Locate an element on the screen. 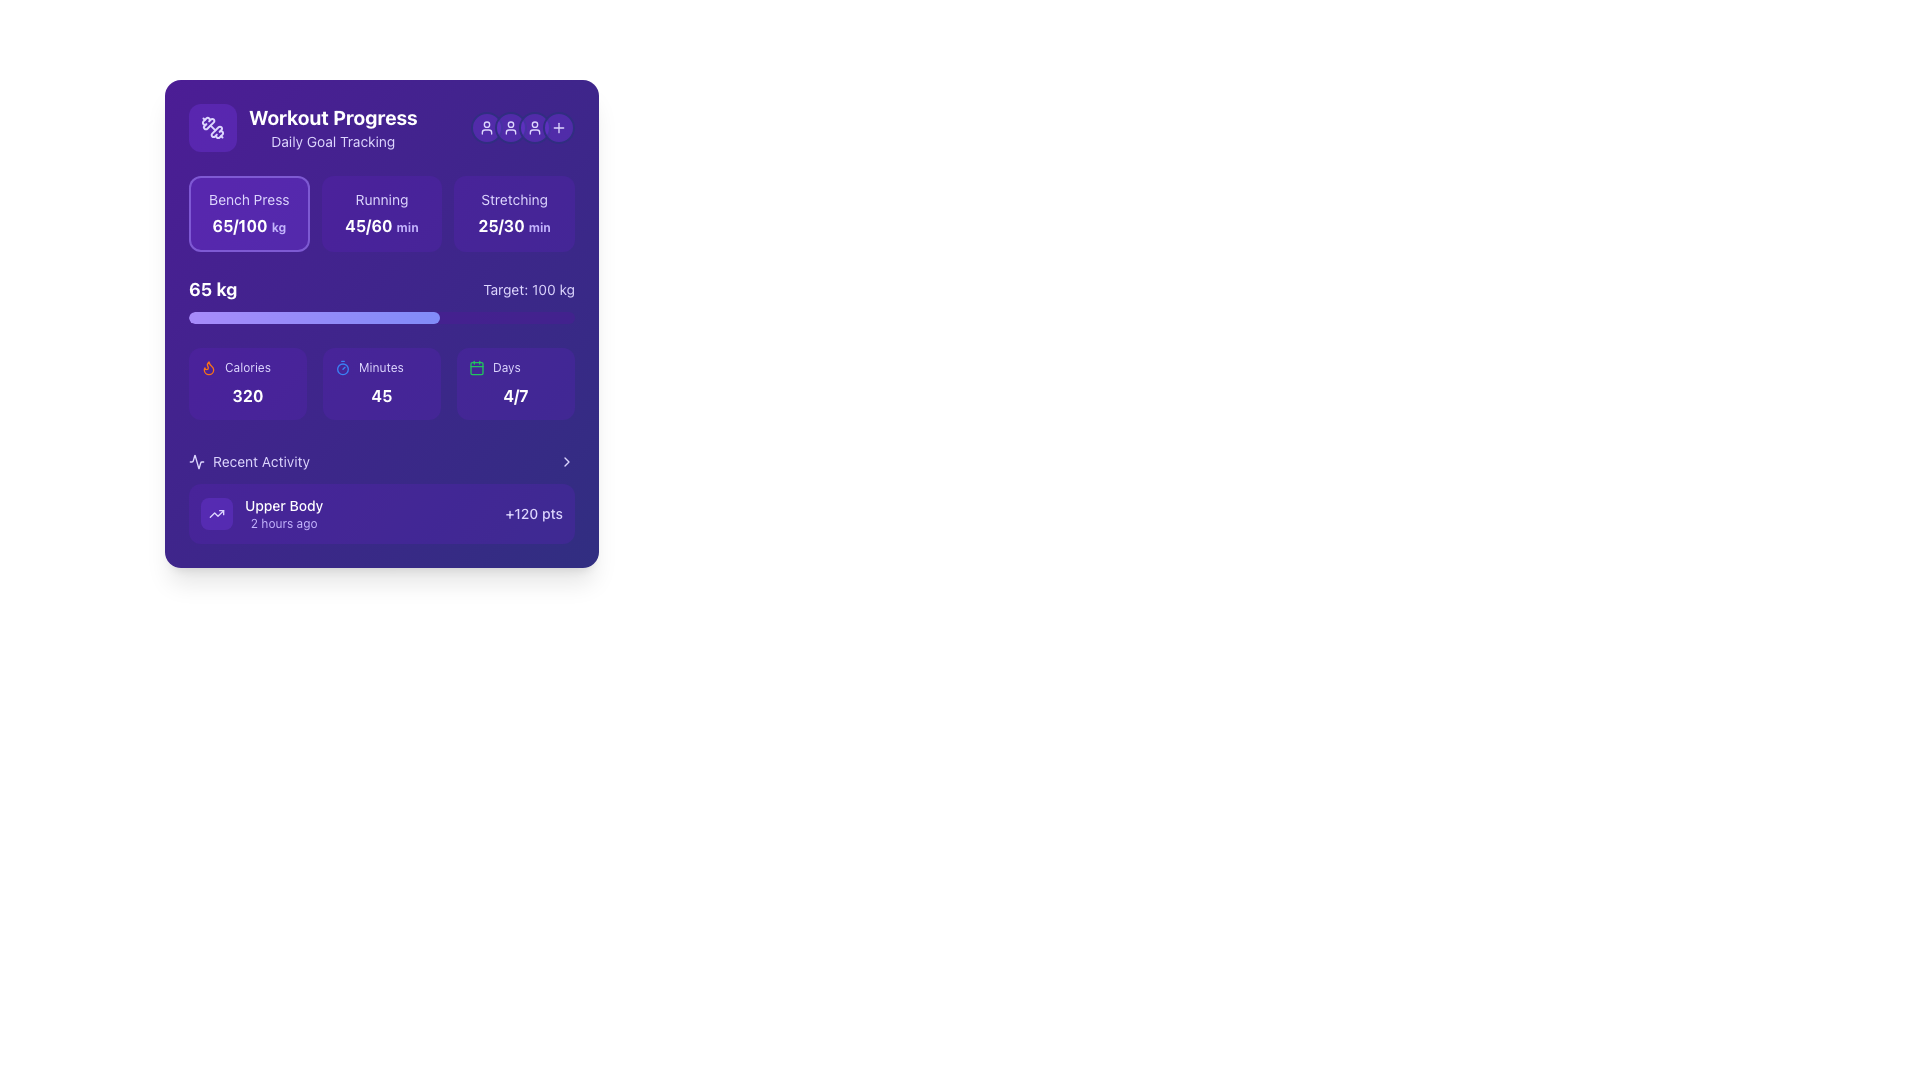  the Activity summary item displaying 'Upper Body' and '+120 pts' for details is located at coordinates (382, 512).